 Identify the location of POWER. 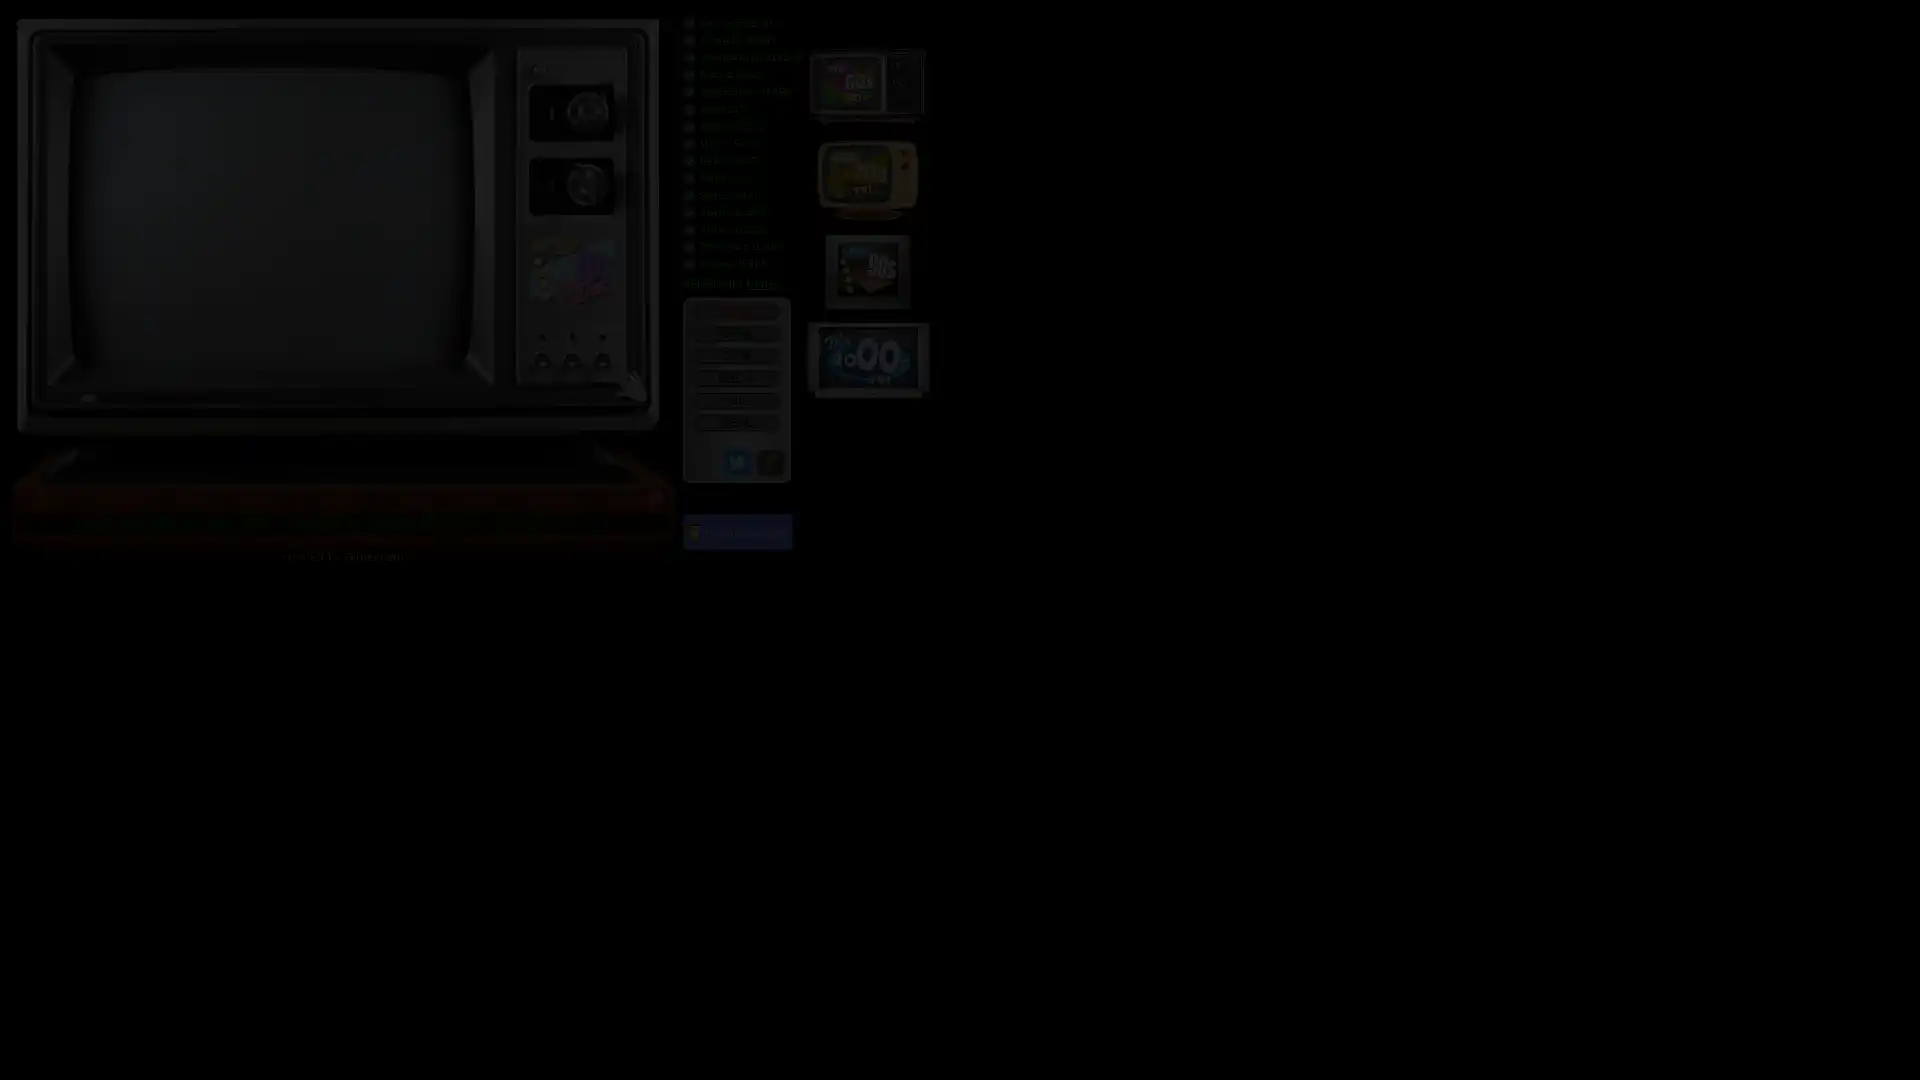
(734, 311).